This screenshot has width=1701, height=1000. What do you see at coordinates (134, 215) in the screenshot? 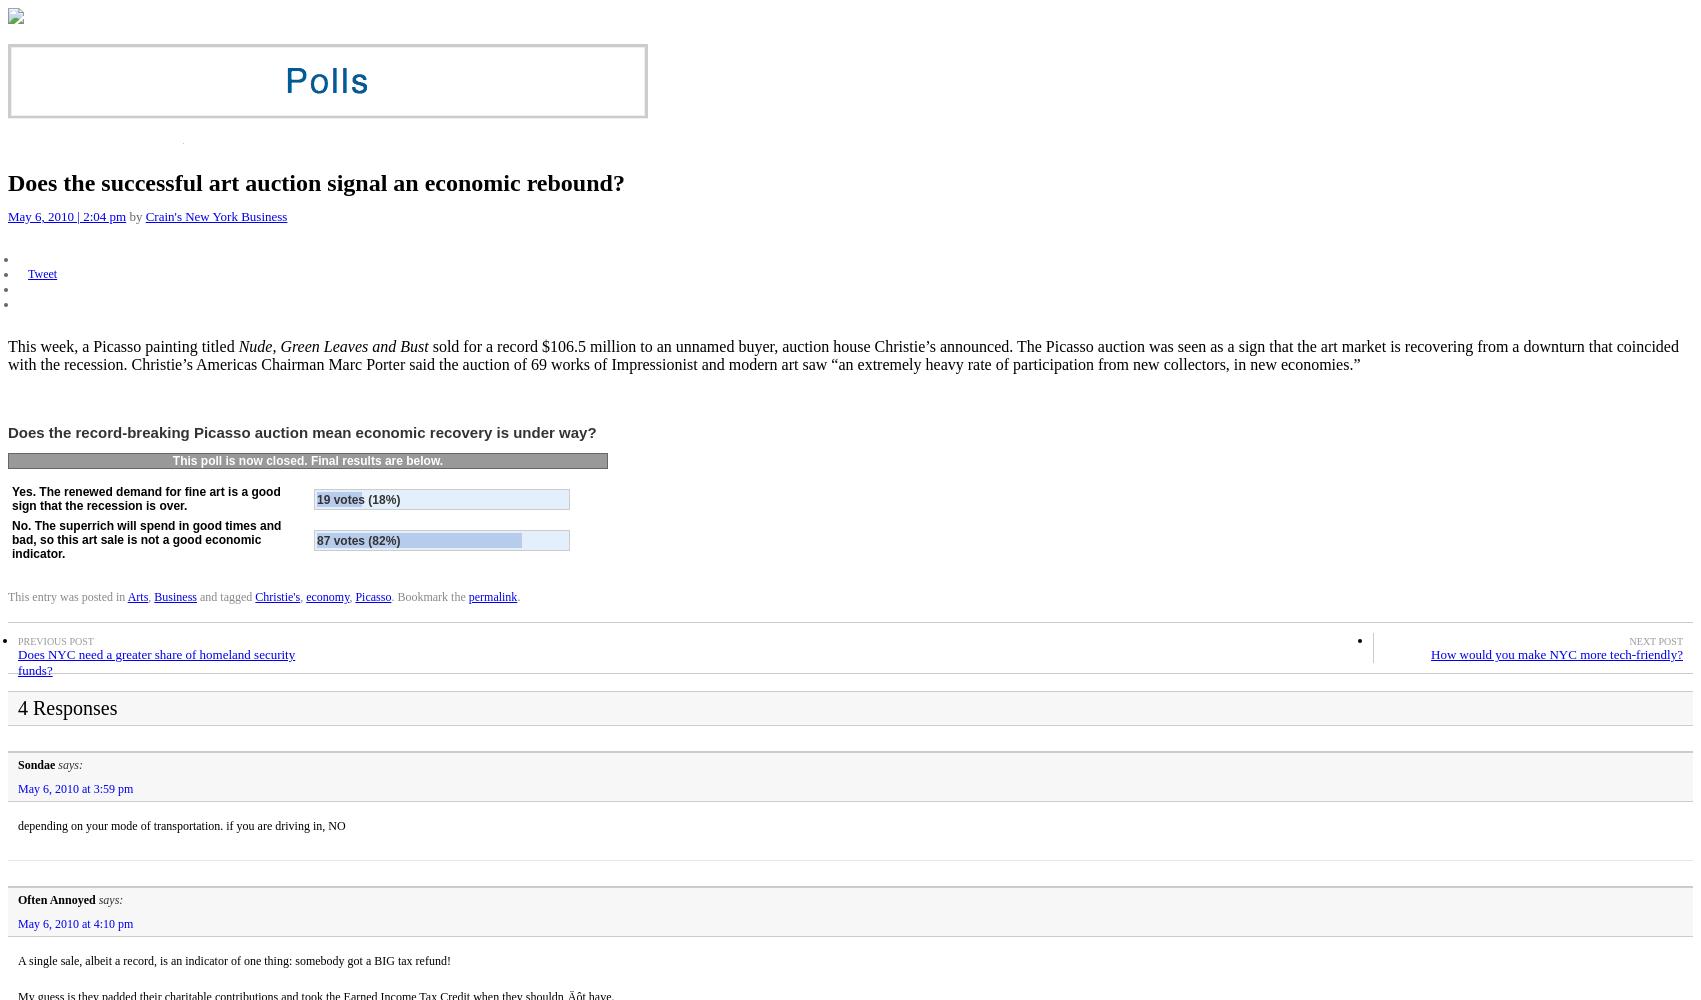
I see `'by'` at bounding box center [134, 215].